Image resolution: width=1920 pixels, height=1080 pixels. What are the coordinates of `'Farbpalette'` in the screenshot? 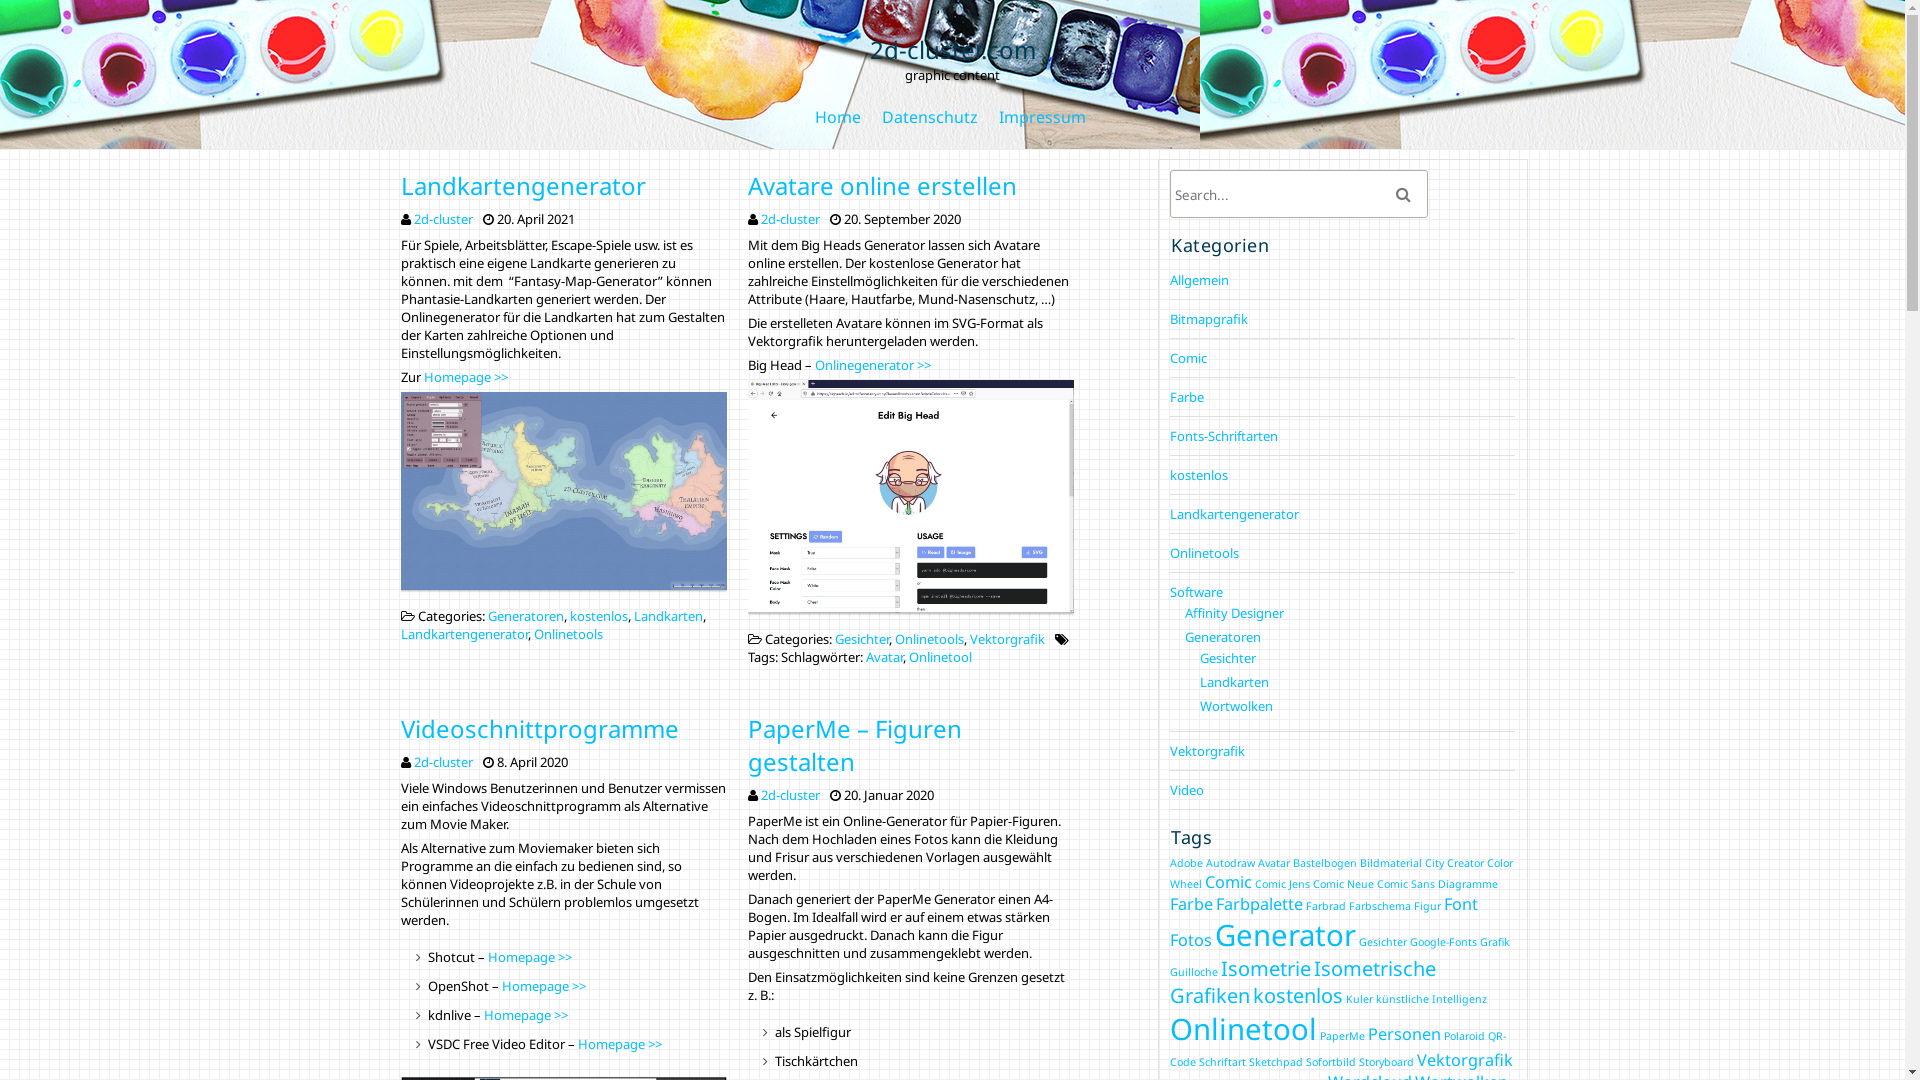 It's located at (1258, 903).